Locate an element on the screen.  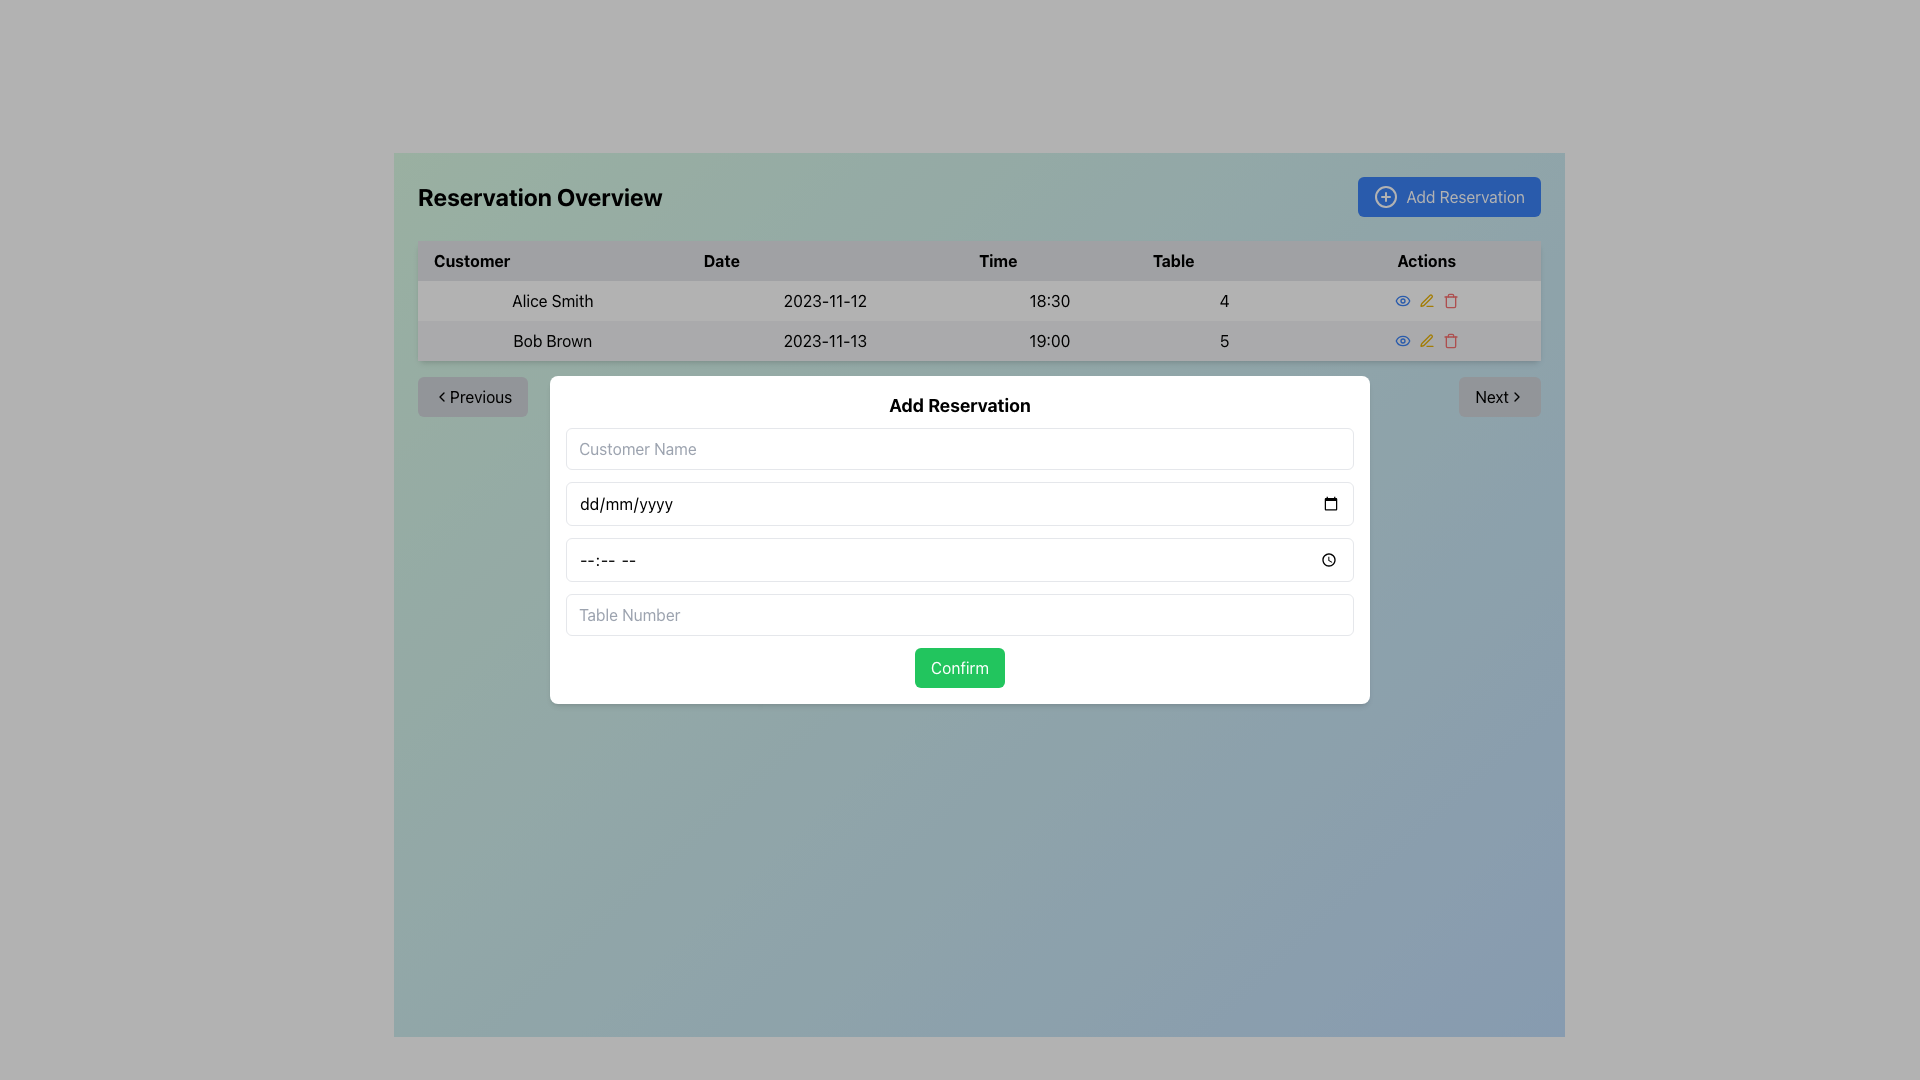
the button positioned at the far right of the horizontal arrangement is located at coordinates (1499, 397).